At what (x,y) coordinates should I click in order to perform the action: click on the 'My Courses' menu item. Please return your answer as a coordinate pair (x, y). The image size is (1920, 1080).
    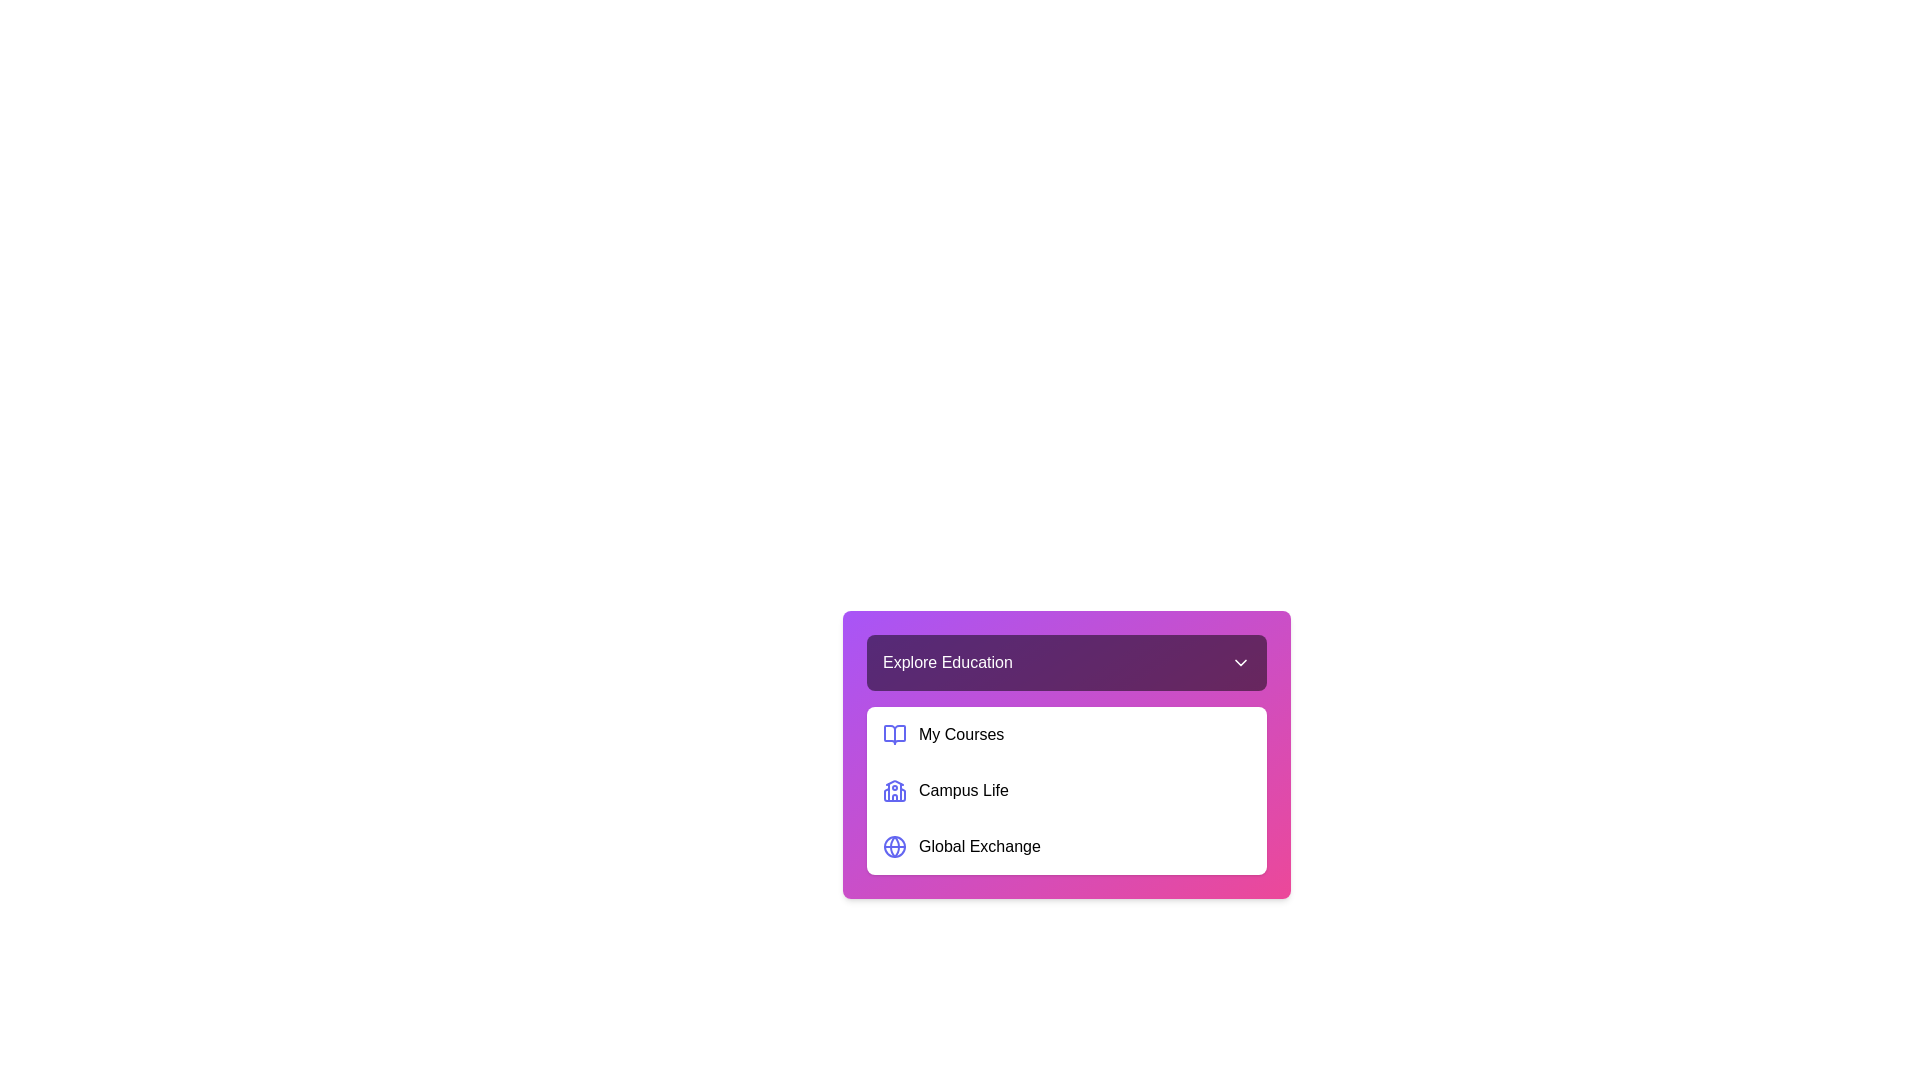
    Looking at the image, I should click on (1065, 735).